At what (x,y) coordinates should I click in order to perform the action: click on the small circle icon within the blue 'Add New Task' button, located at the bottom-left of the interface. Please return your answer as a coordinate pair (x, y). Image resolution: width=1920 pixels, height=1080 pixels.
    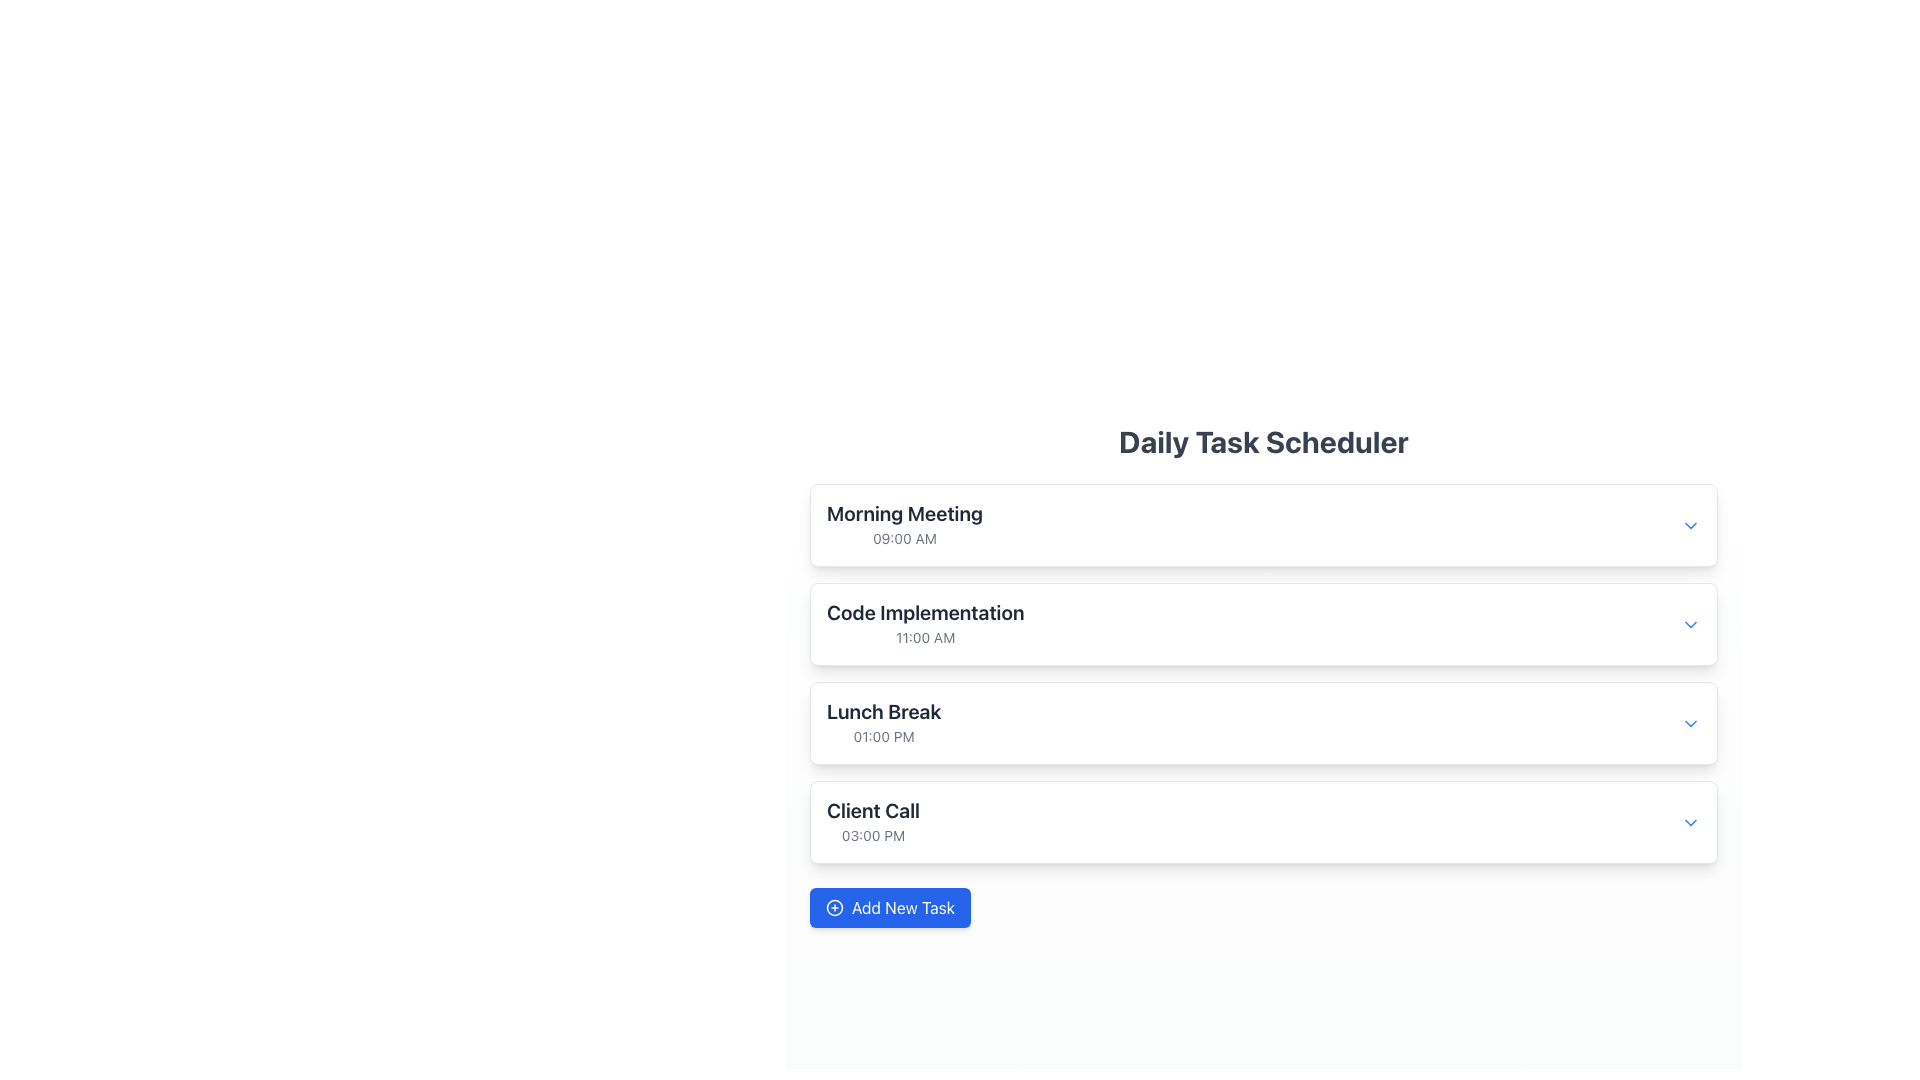
    Looking at the image, I should click on (835, 907).